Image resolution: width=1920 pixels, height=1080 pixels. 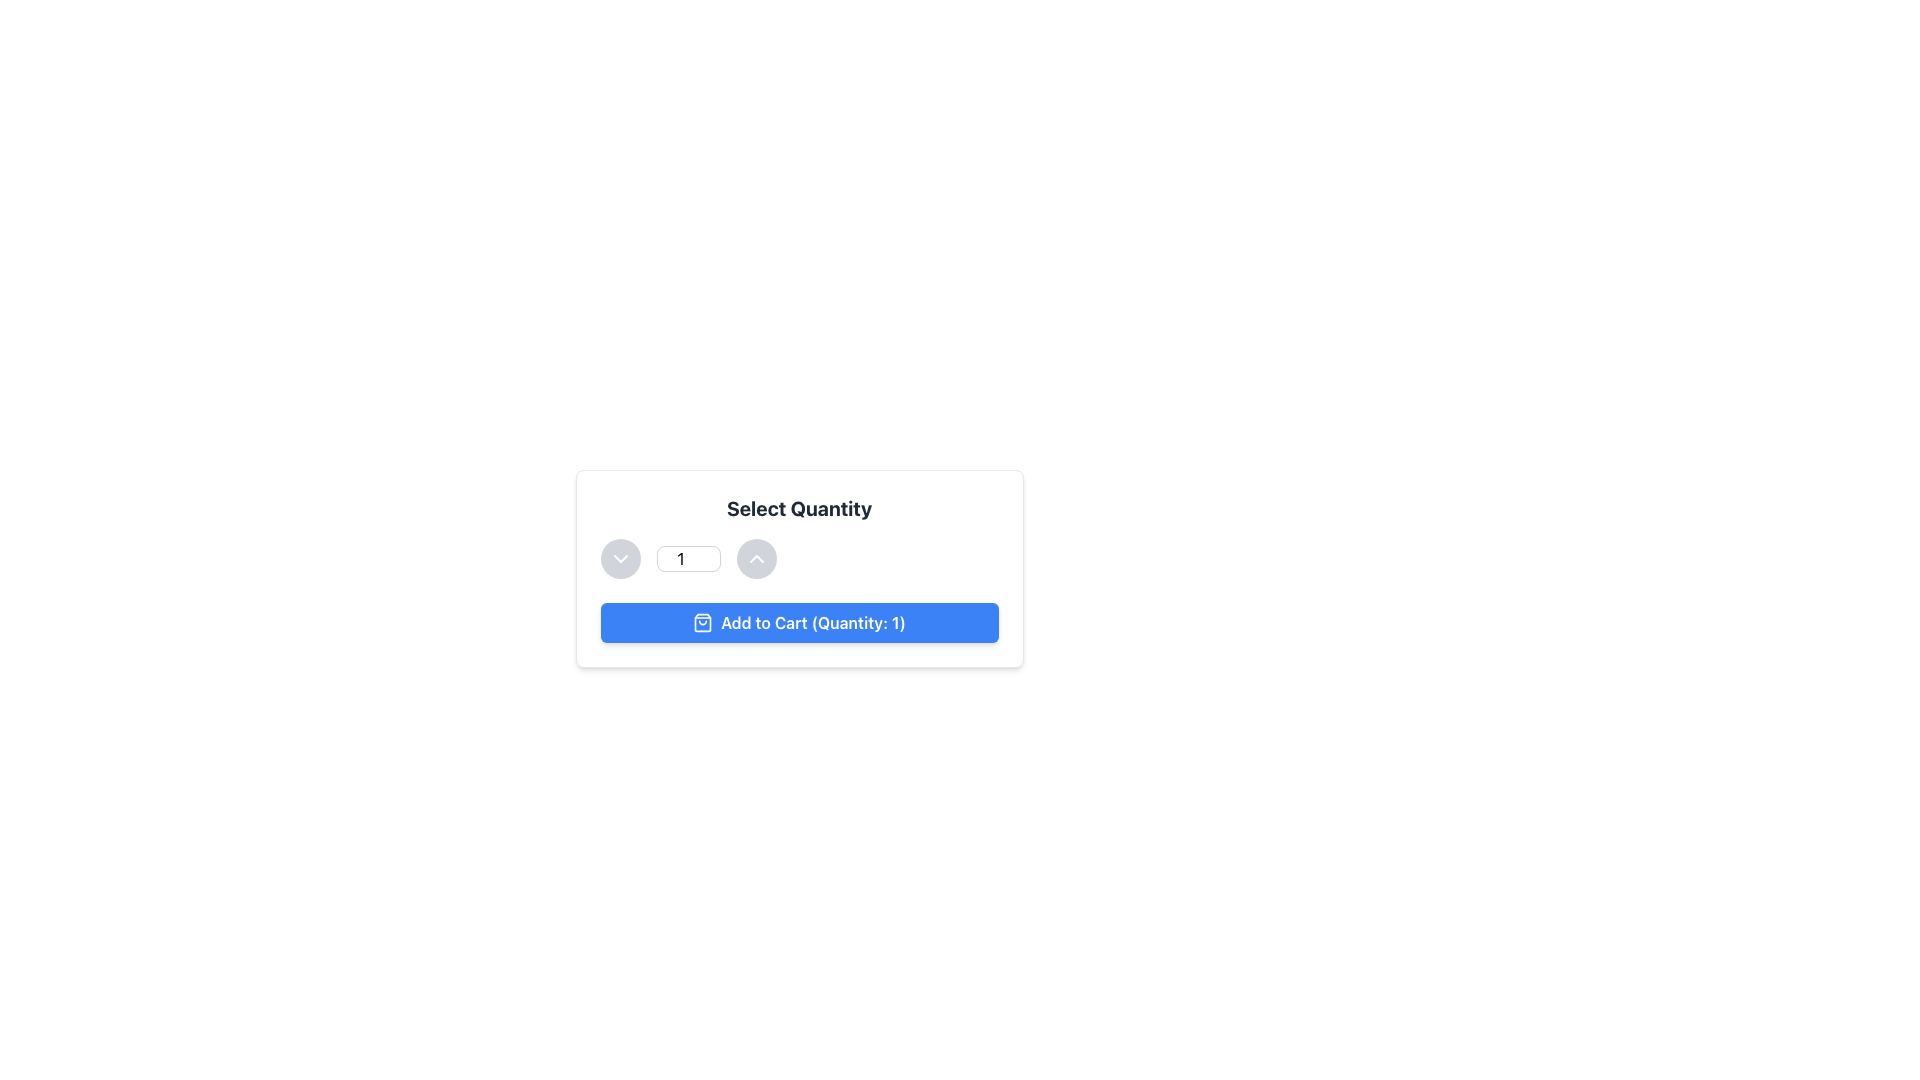 What do you see at coordinates (798, 622) in the screenshot?
I see `the 'Add to Cart (Quantity: 1)' button with blue background and white text` at bounding box center [798, 622].